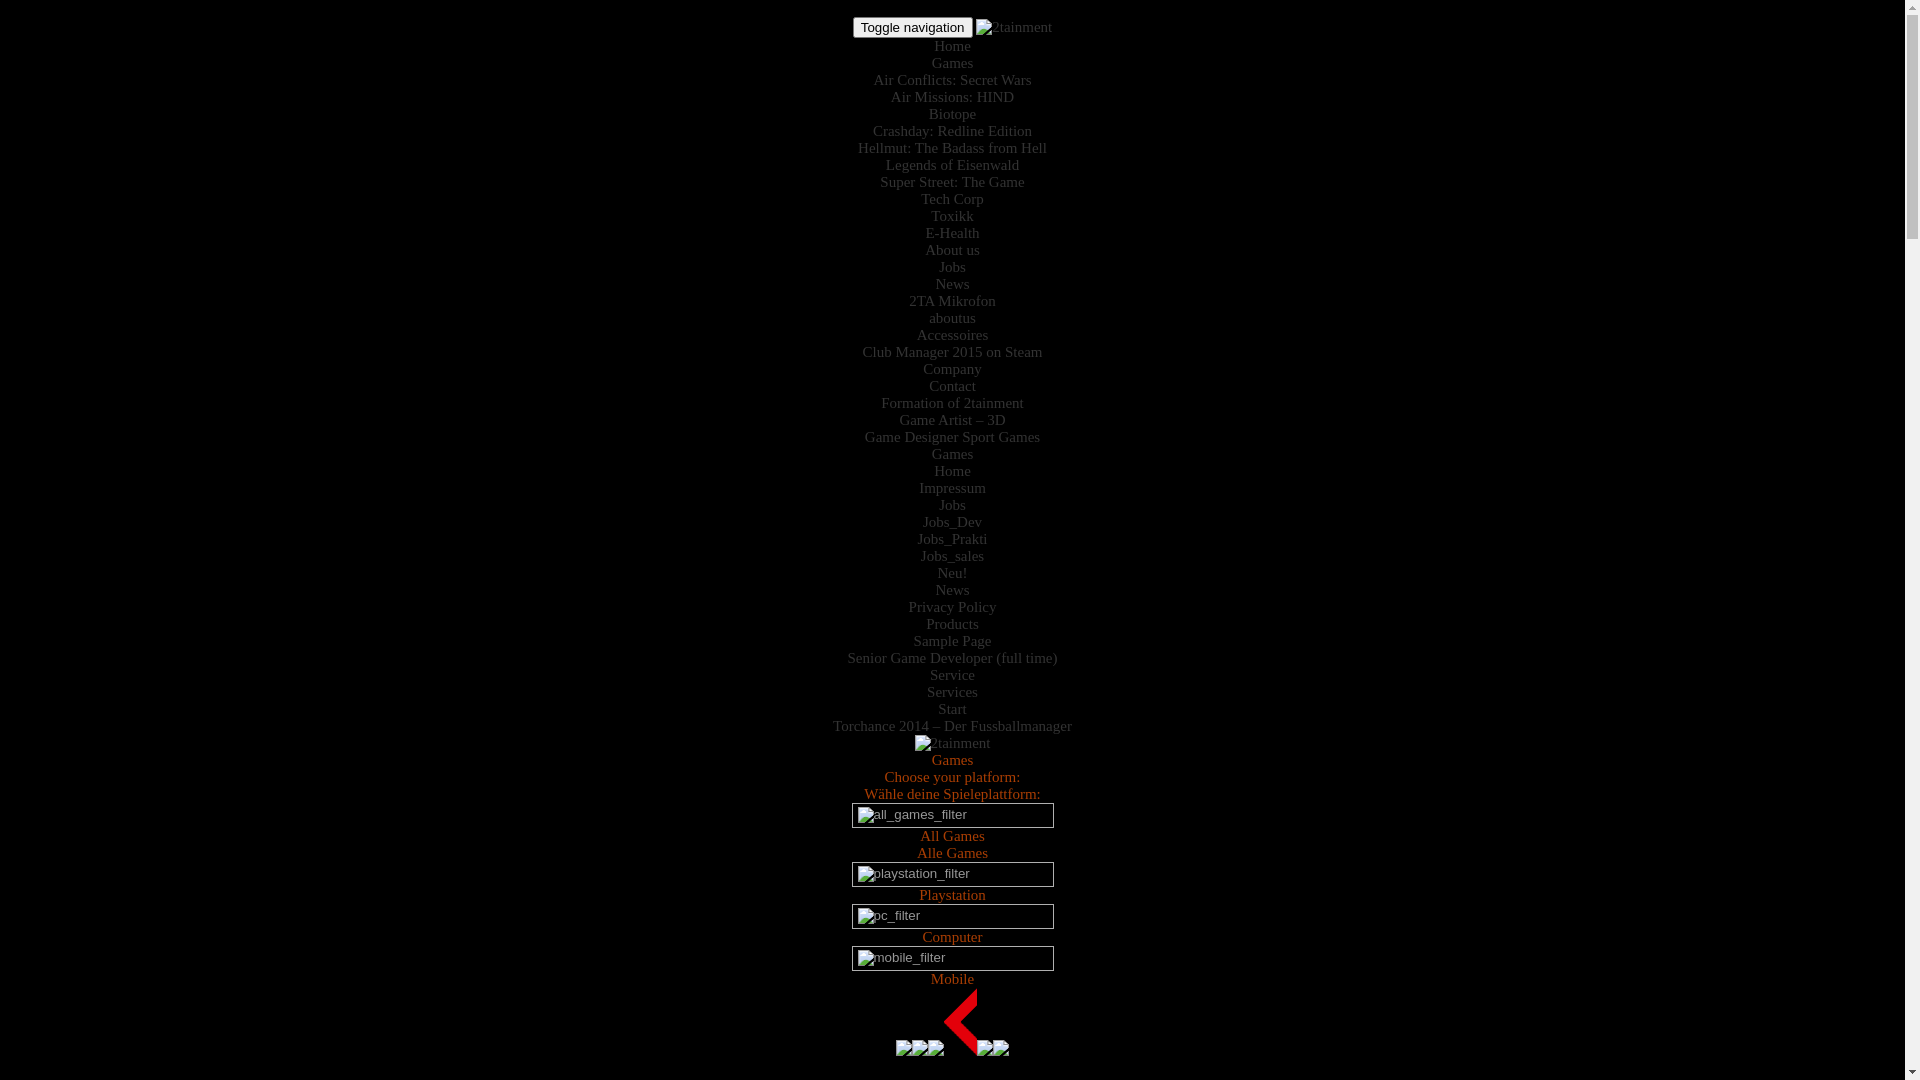 The width and height of the screenshot is (1920, 1080). I want to click on 'News', so click(950, 284).